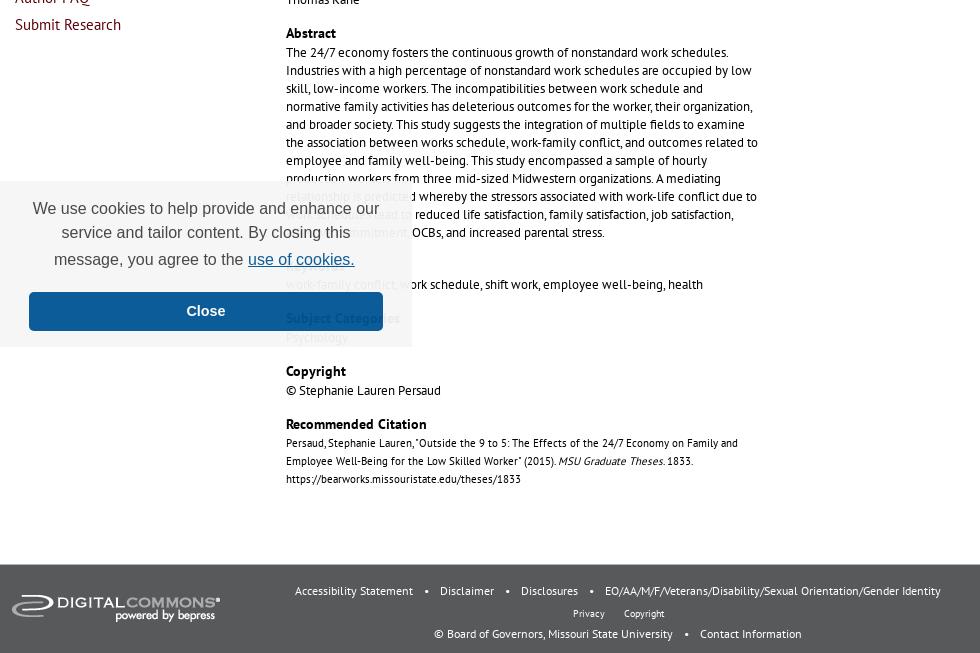  What do you see at coordinates (343, 317) in the screenshot?
I see `'Subject Categories'` at bounding box center [343, 317].